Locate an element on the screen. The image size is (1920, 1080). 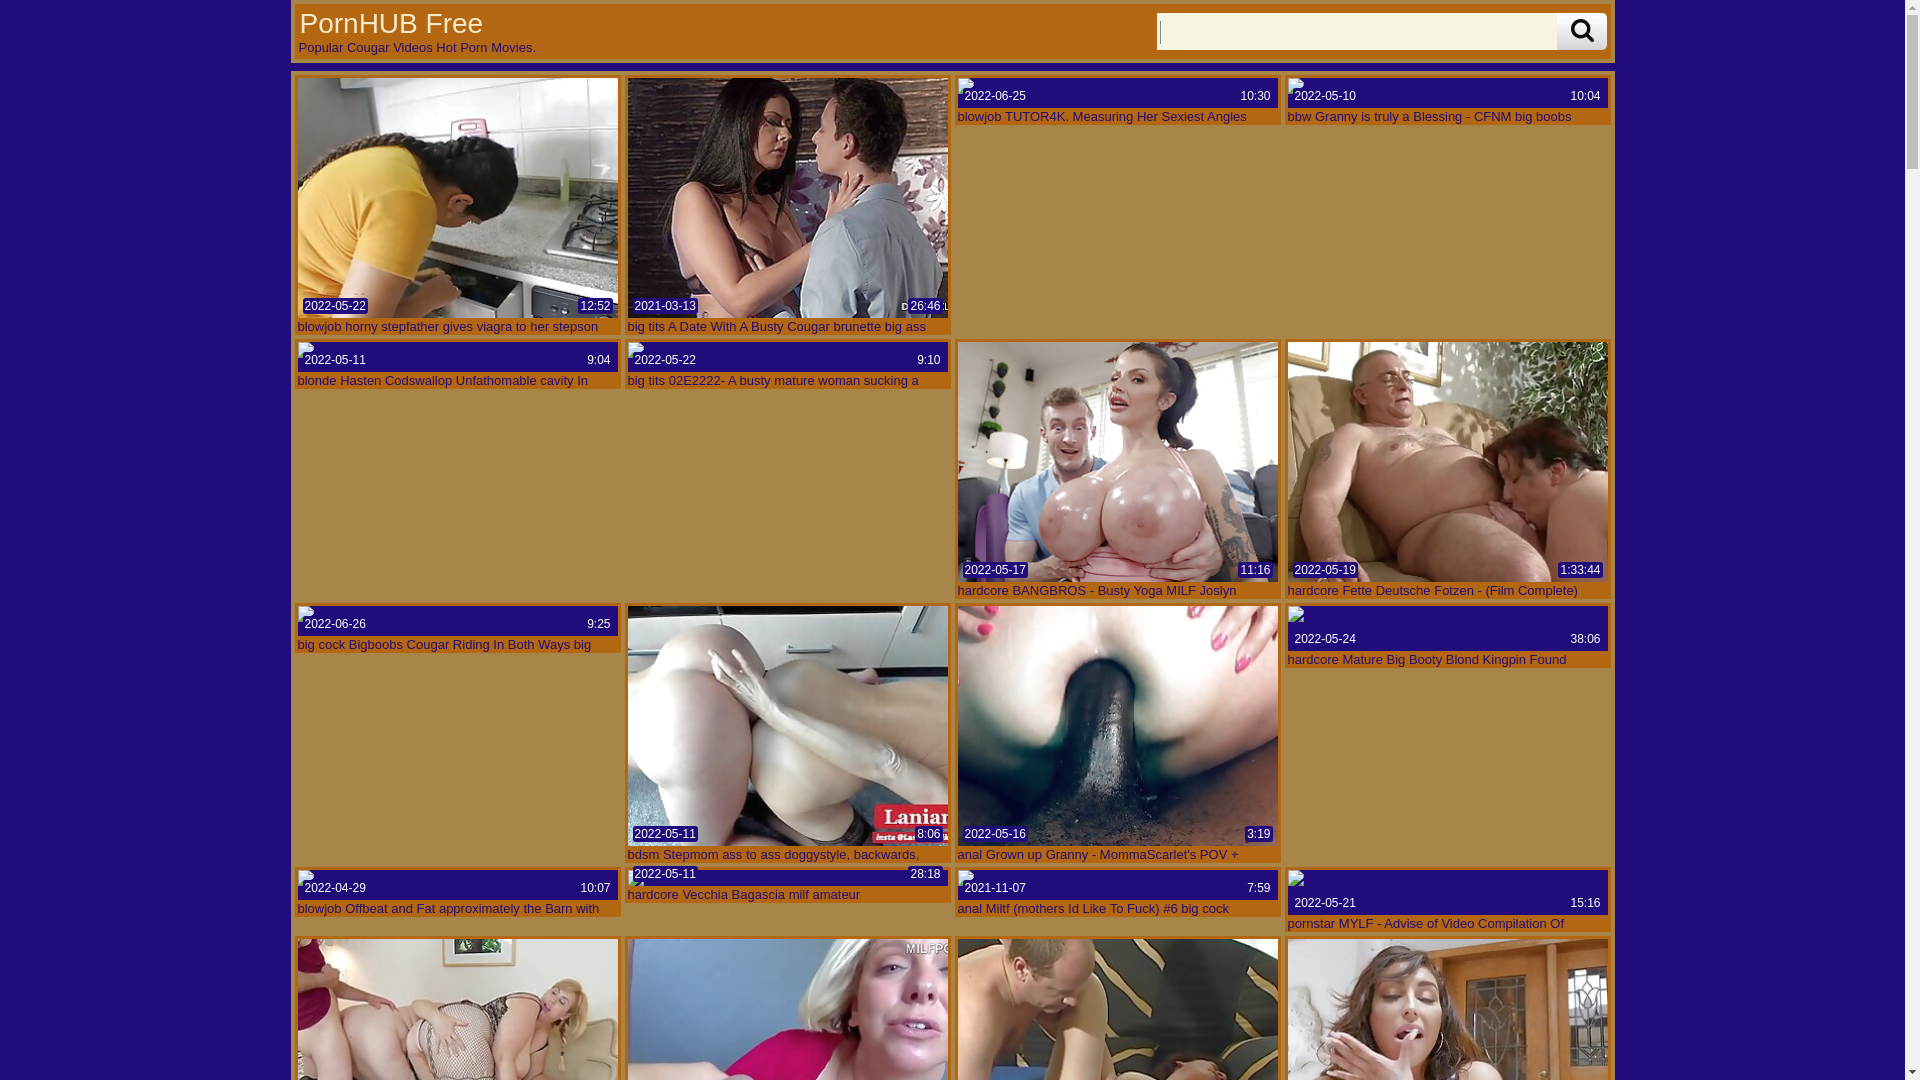
'anal Miltf (mothers Id Like To Fuck) #6 big cock american' is located at coordinates (1117, 883).